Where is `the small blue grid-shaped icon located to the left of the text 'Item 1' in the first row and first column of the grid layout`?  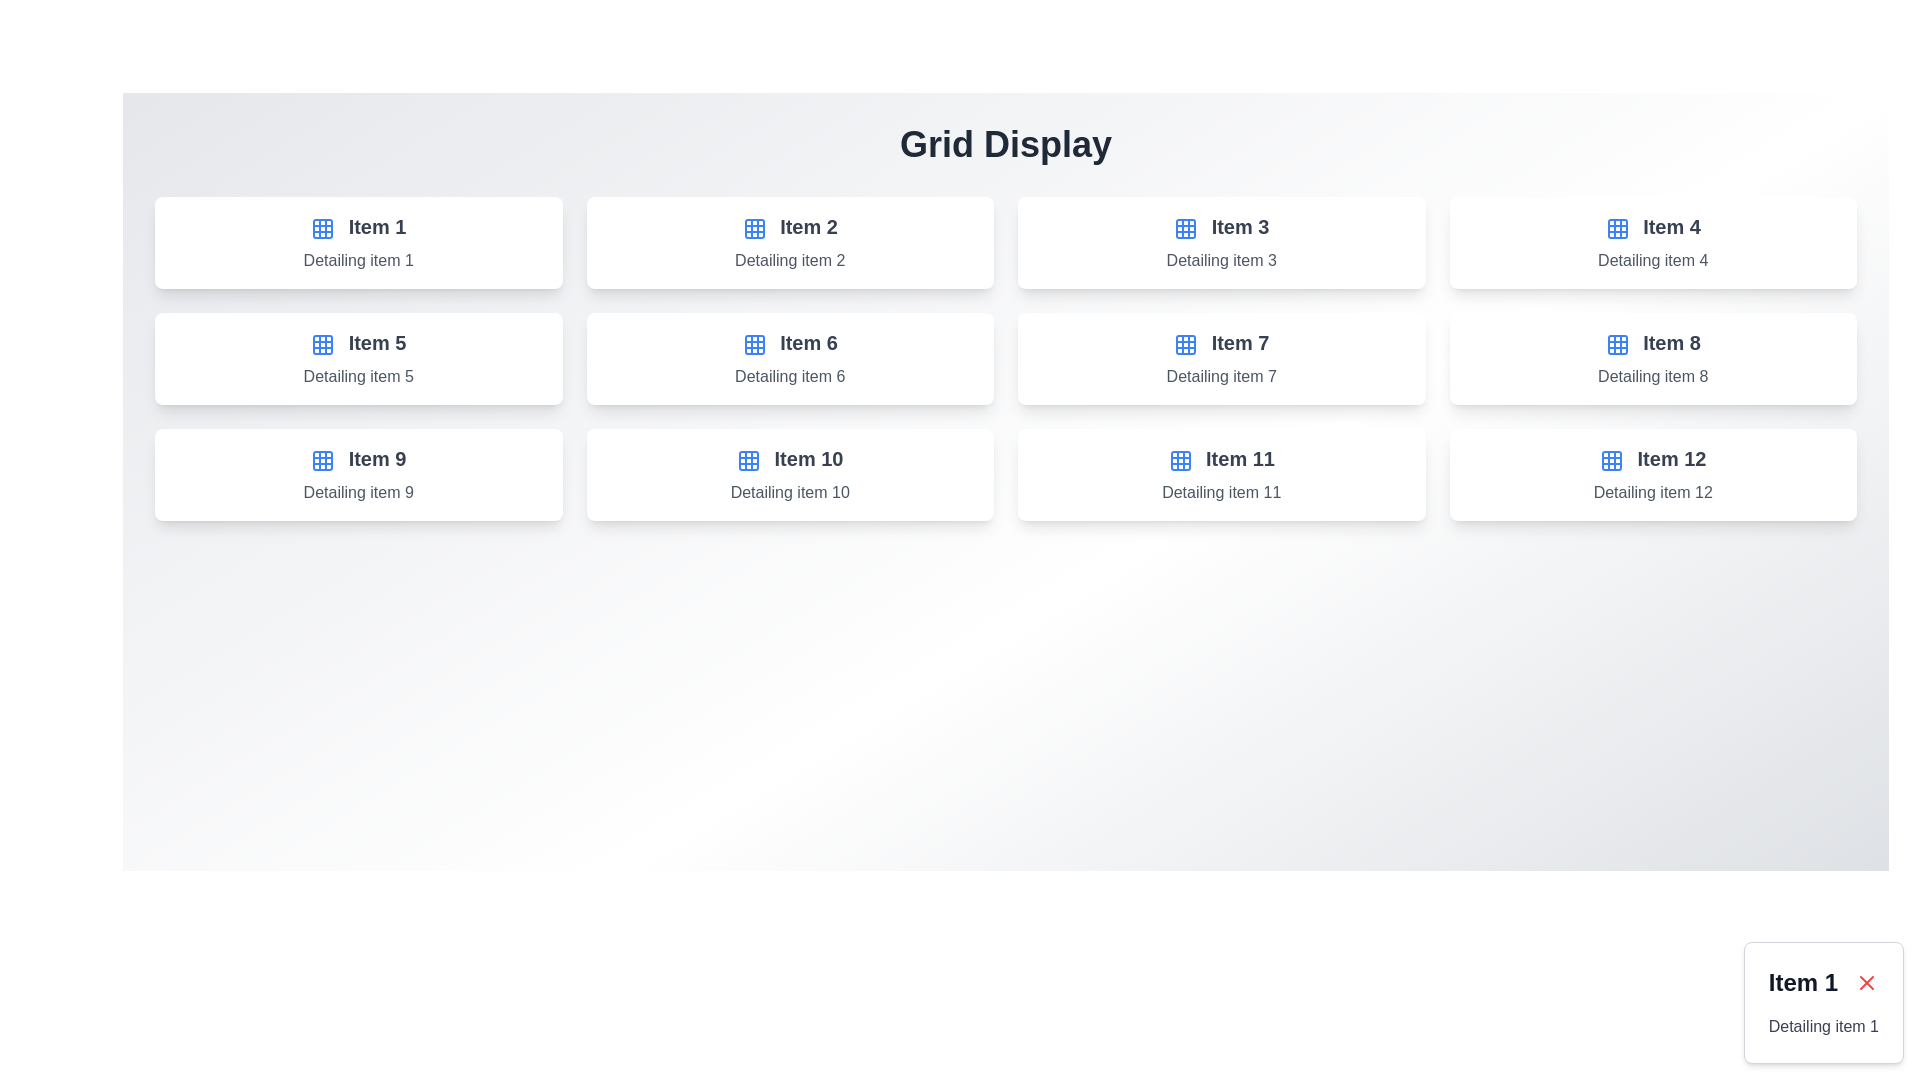 the small blue grid-shaped icon located to the left of the text 'Item 1' in the first row and first column of the grid layout is located at coordinates (323, 227).